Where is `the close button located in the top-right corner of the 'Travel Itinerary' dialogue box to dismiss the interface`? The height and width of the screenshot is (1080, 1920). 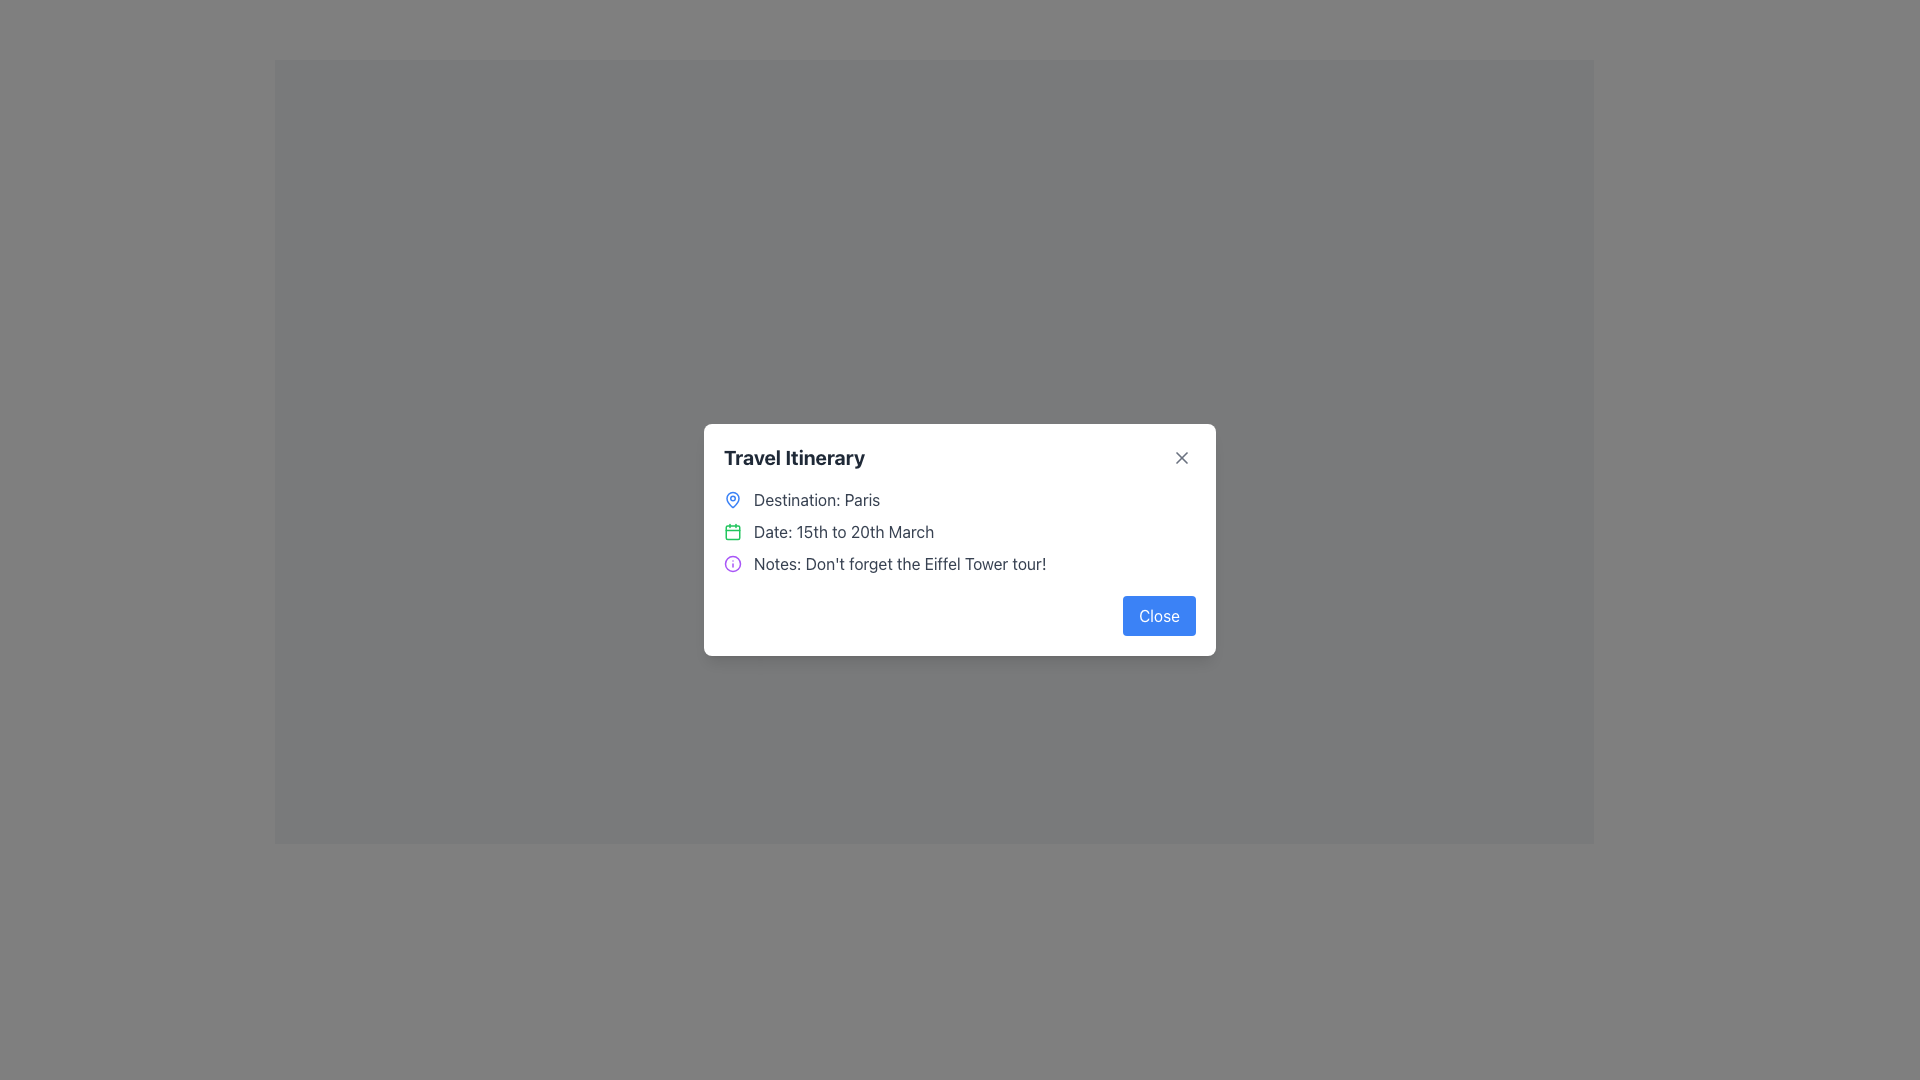 the close button located in the top-right corner of the 'Travel Itinerary' dialogue box to dismiss the interface is located at coordinates (1181, 458).